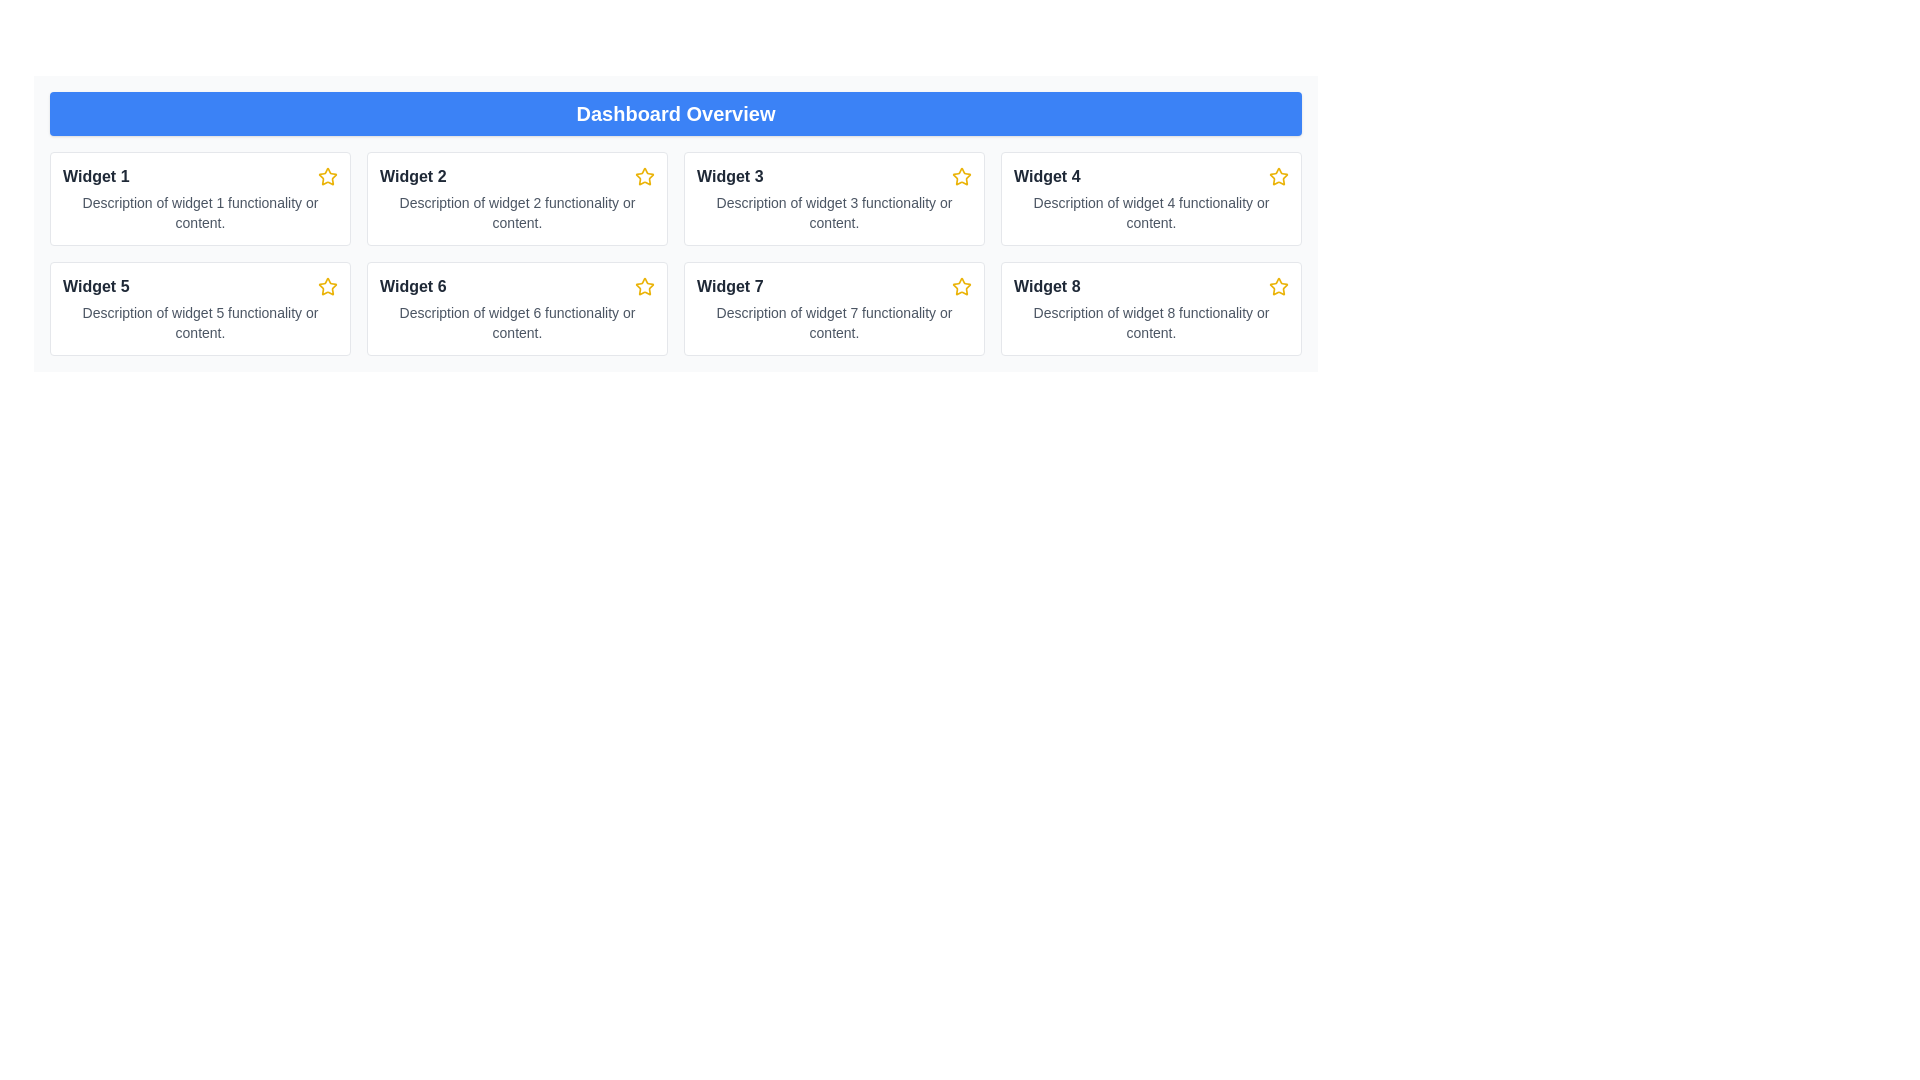  I want to click on the star icon indicating the favorite status for 'Widget 3', so click(961, 176).